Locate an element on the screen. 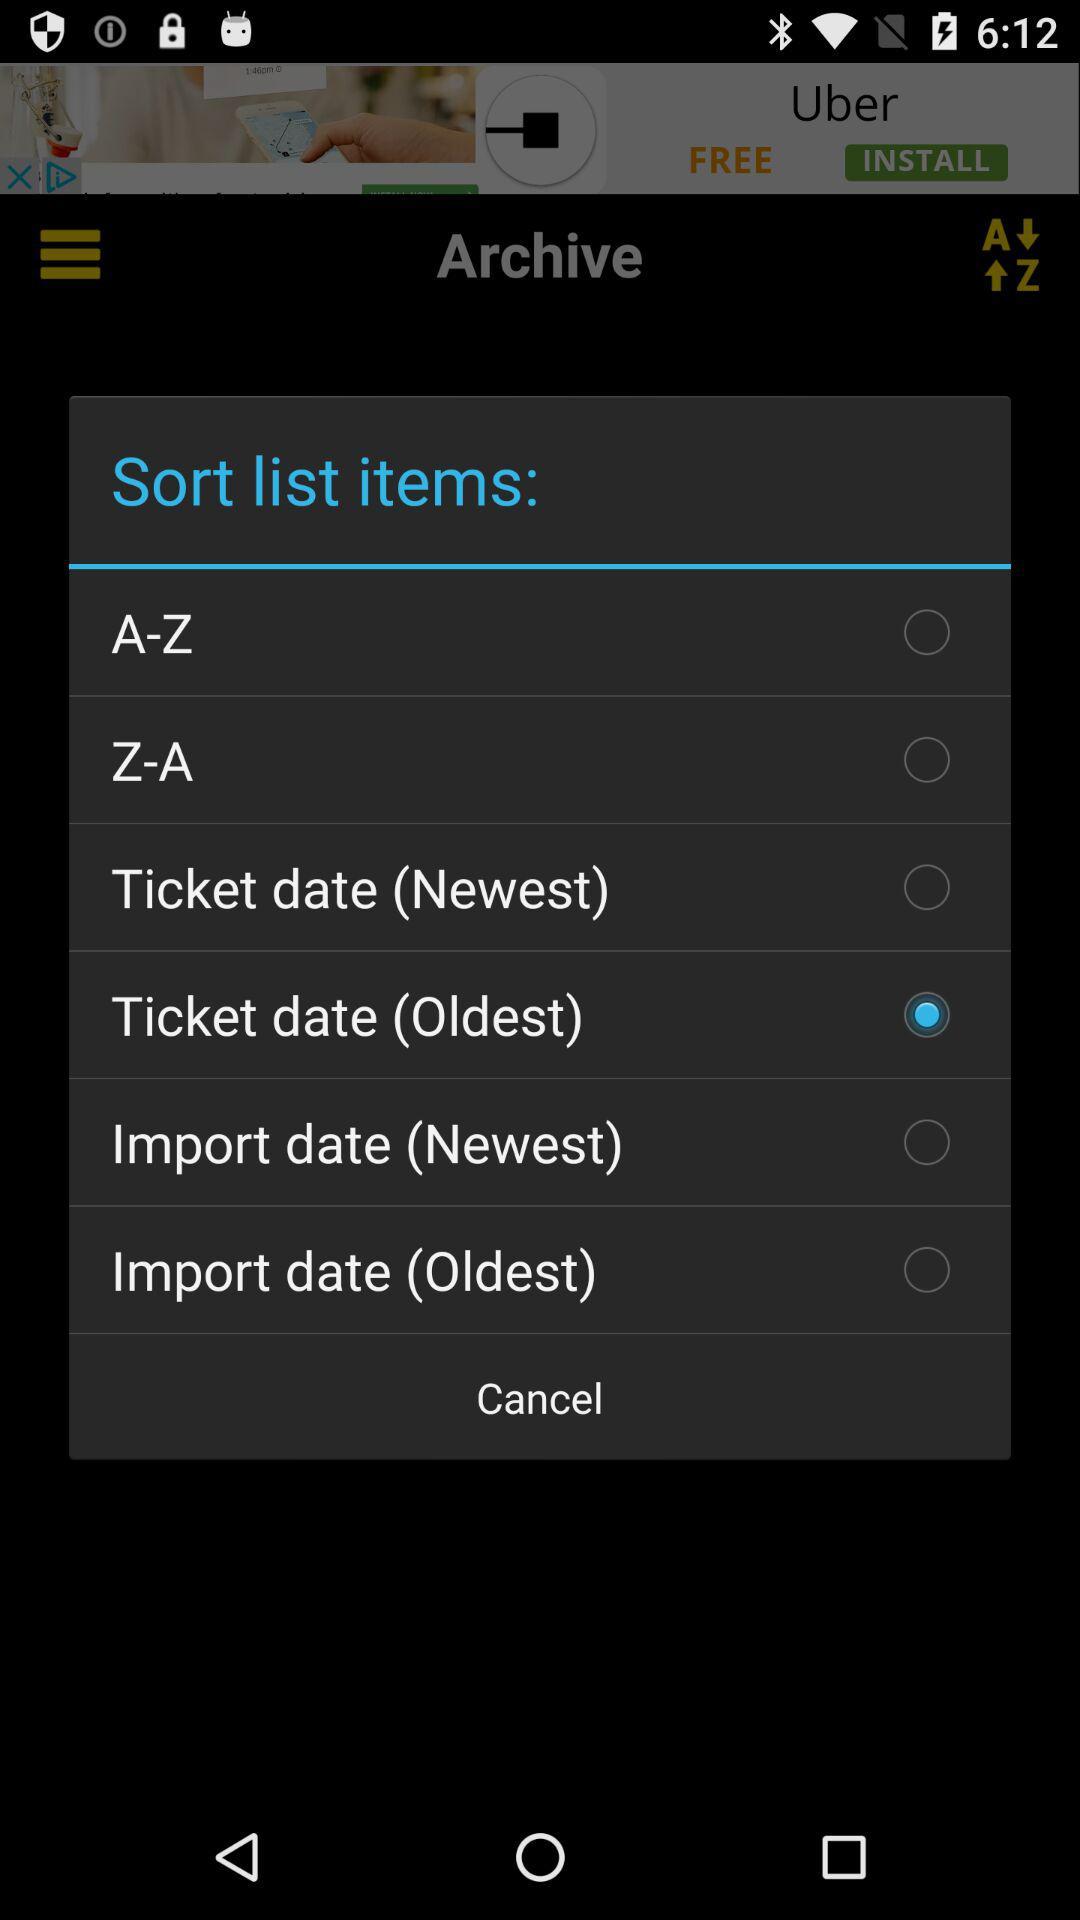  cancel button is located at coordinates (540, 1396).